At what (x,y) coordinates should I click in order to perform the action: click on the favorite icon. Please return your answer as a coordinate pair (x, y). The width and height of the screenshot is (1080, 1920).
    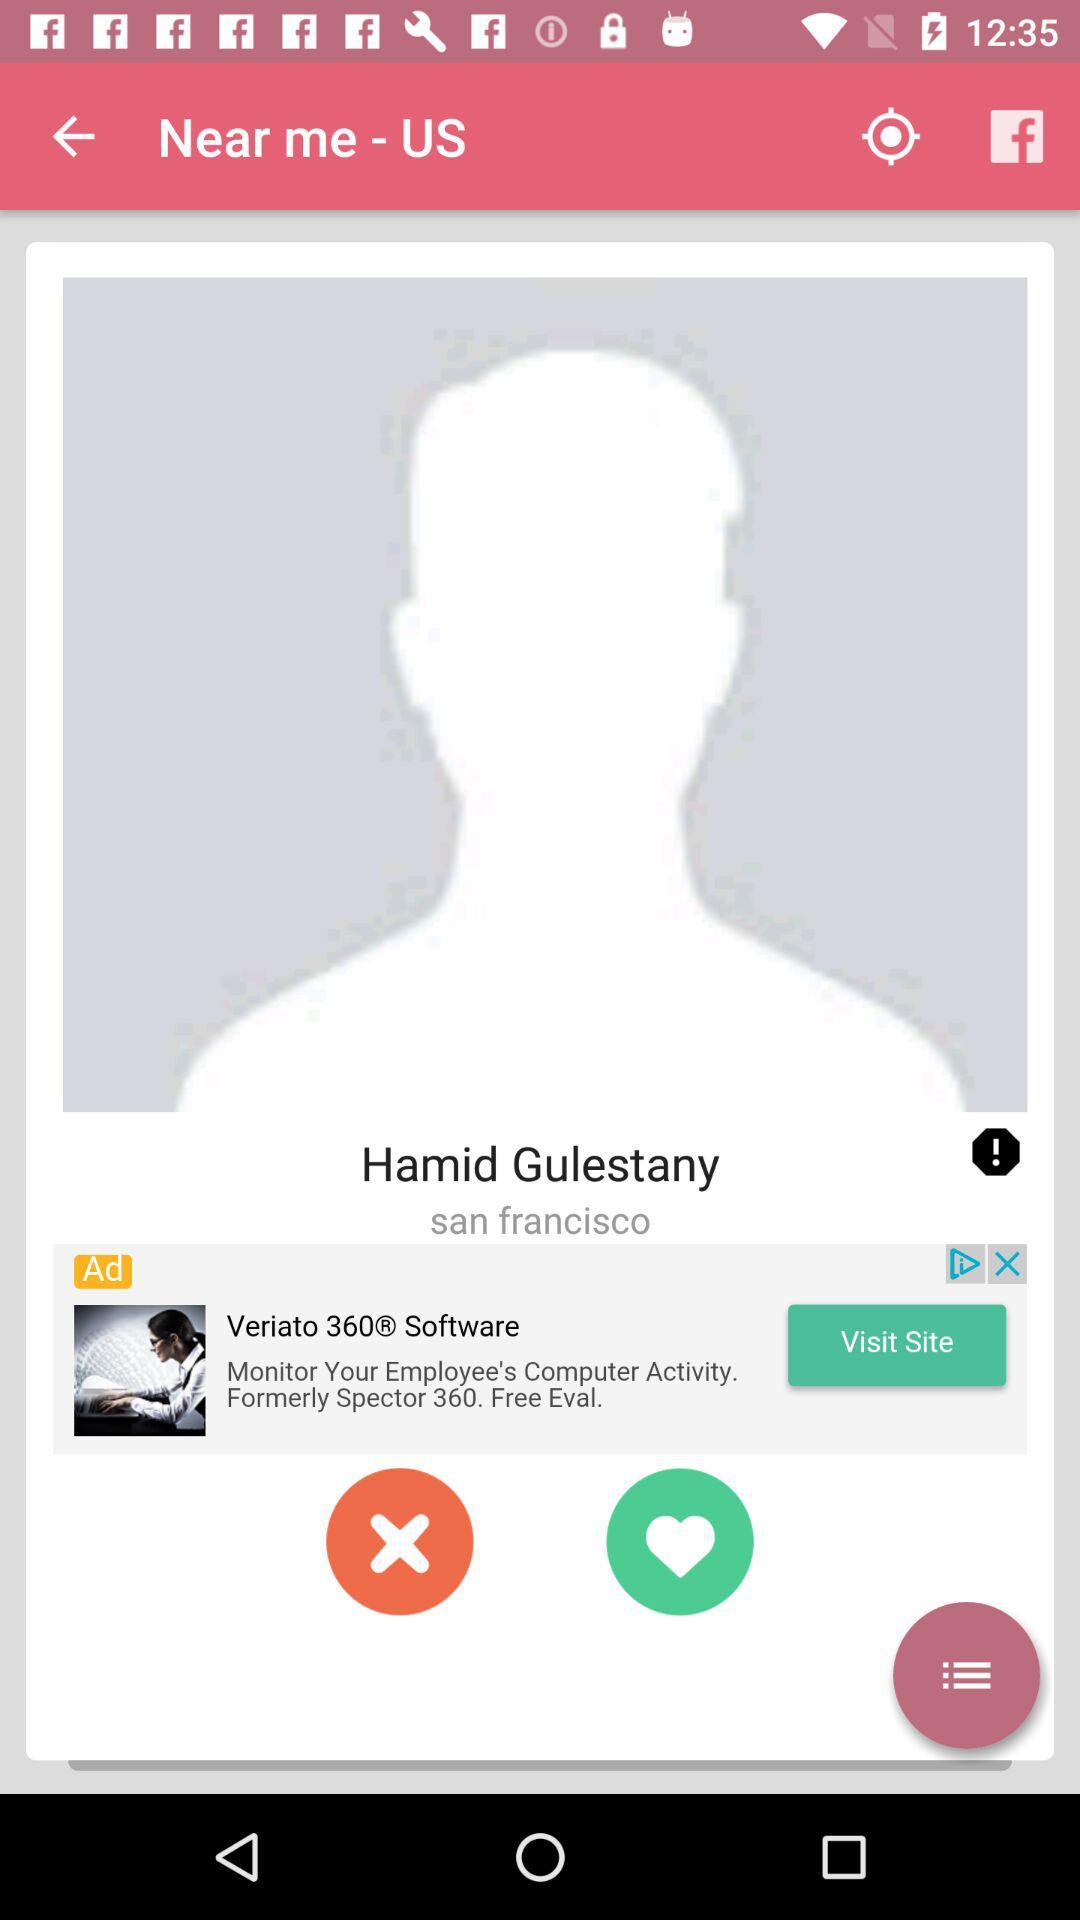
    Looking at the image, I should click on (678, 1540).